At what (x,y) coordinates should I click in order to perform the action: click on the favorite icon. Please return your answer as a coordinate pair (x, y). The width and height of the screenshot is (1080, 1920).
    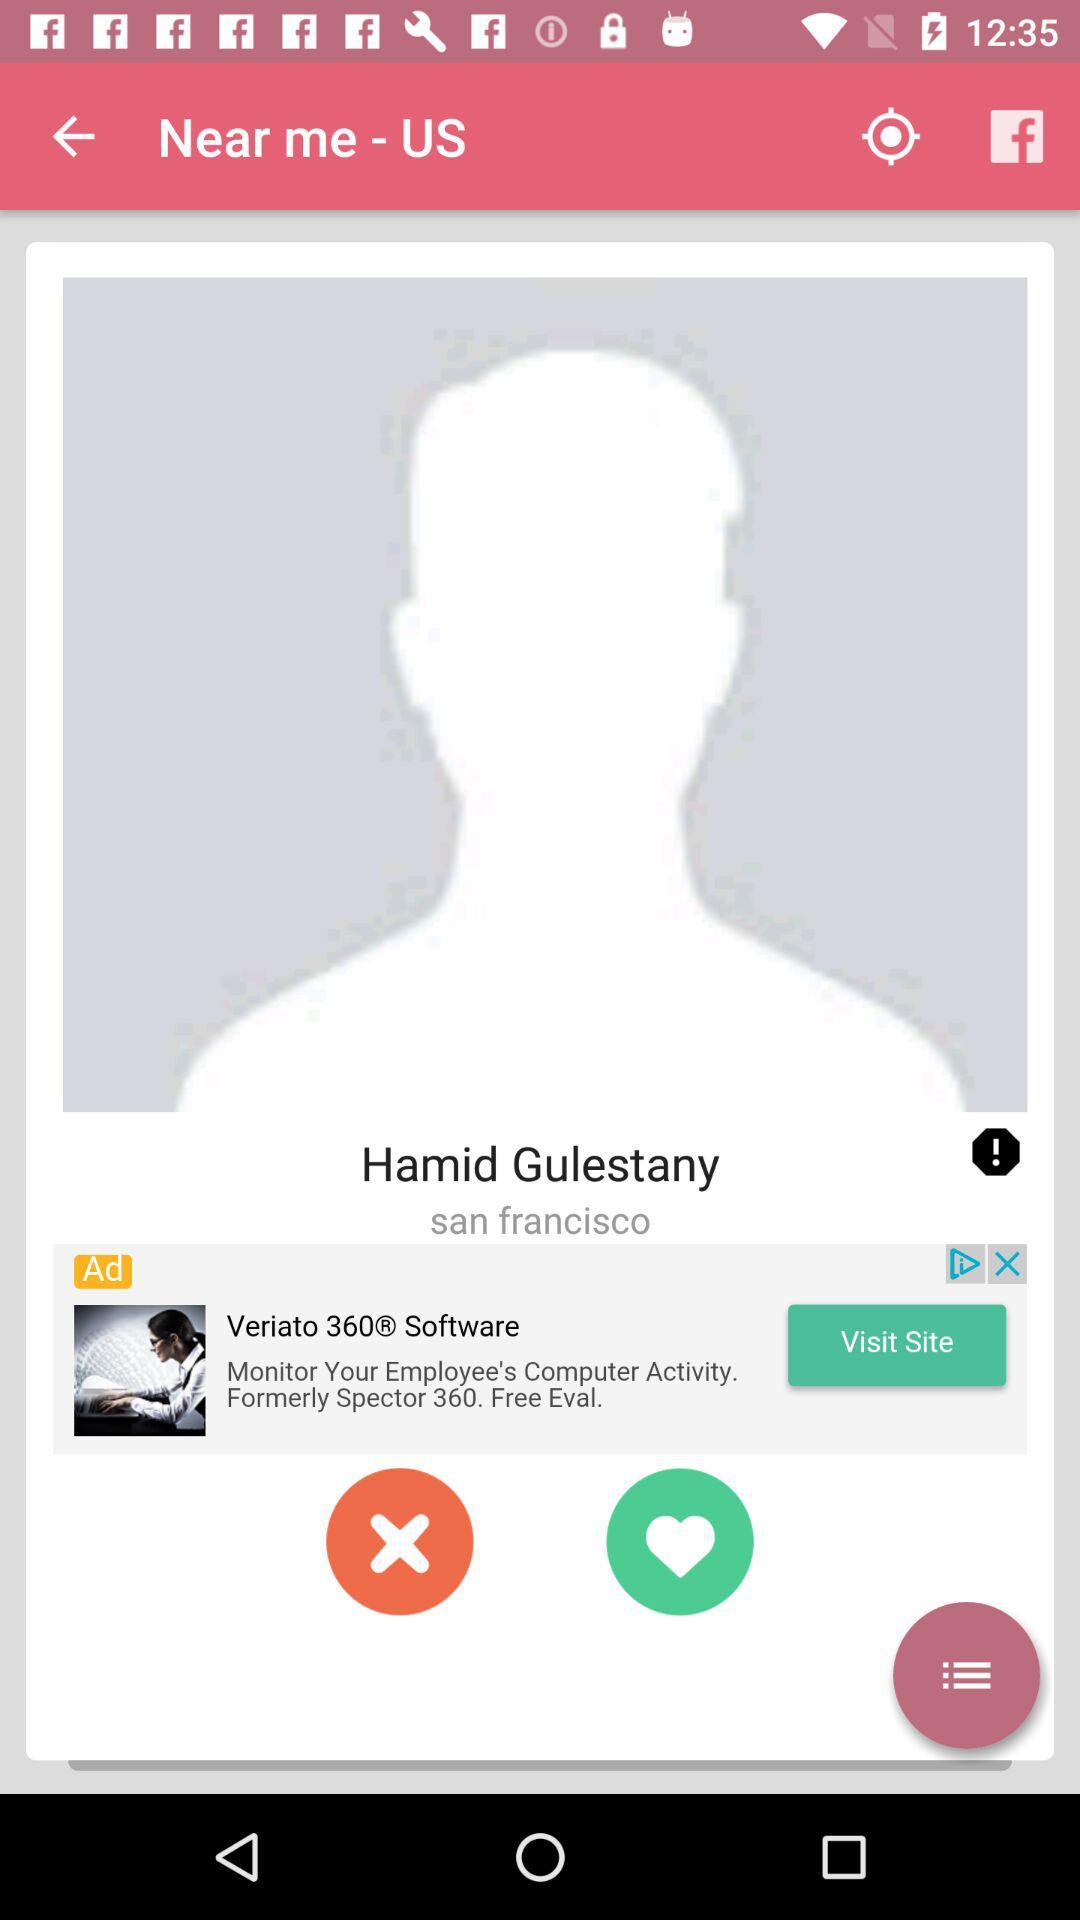
    Looking at the image, I should click on (678, 1540).